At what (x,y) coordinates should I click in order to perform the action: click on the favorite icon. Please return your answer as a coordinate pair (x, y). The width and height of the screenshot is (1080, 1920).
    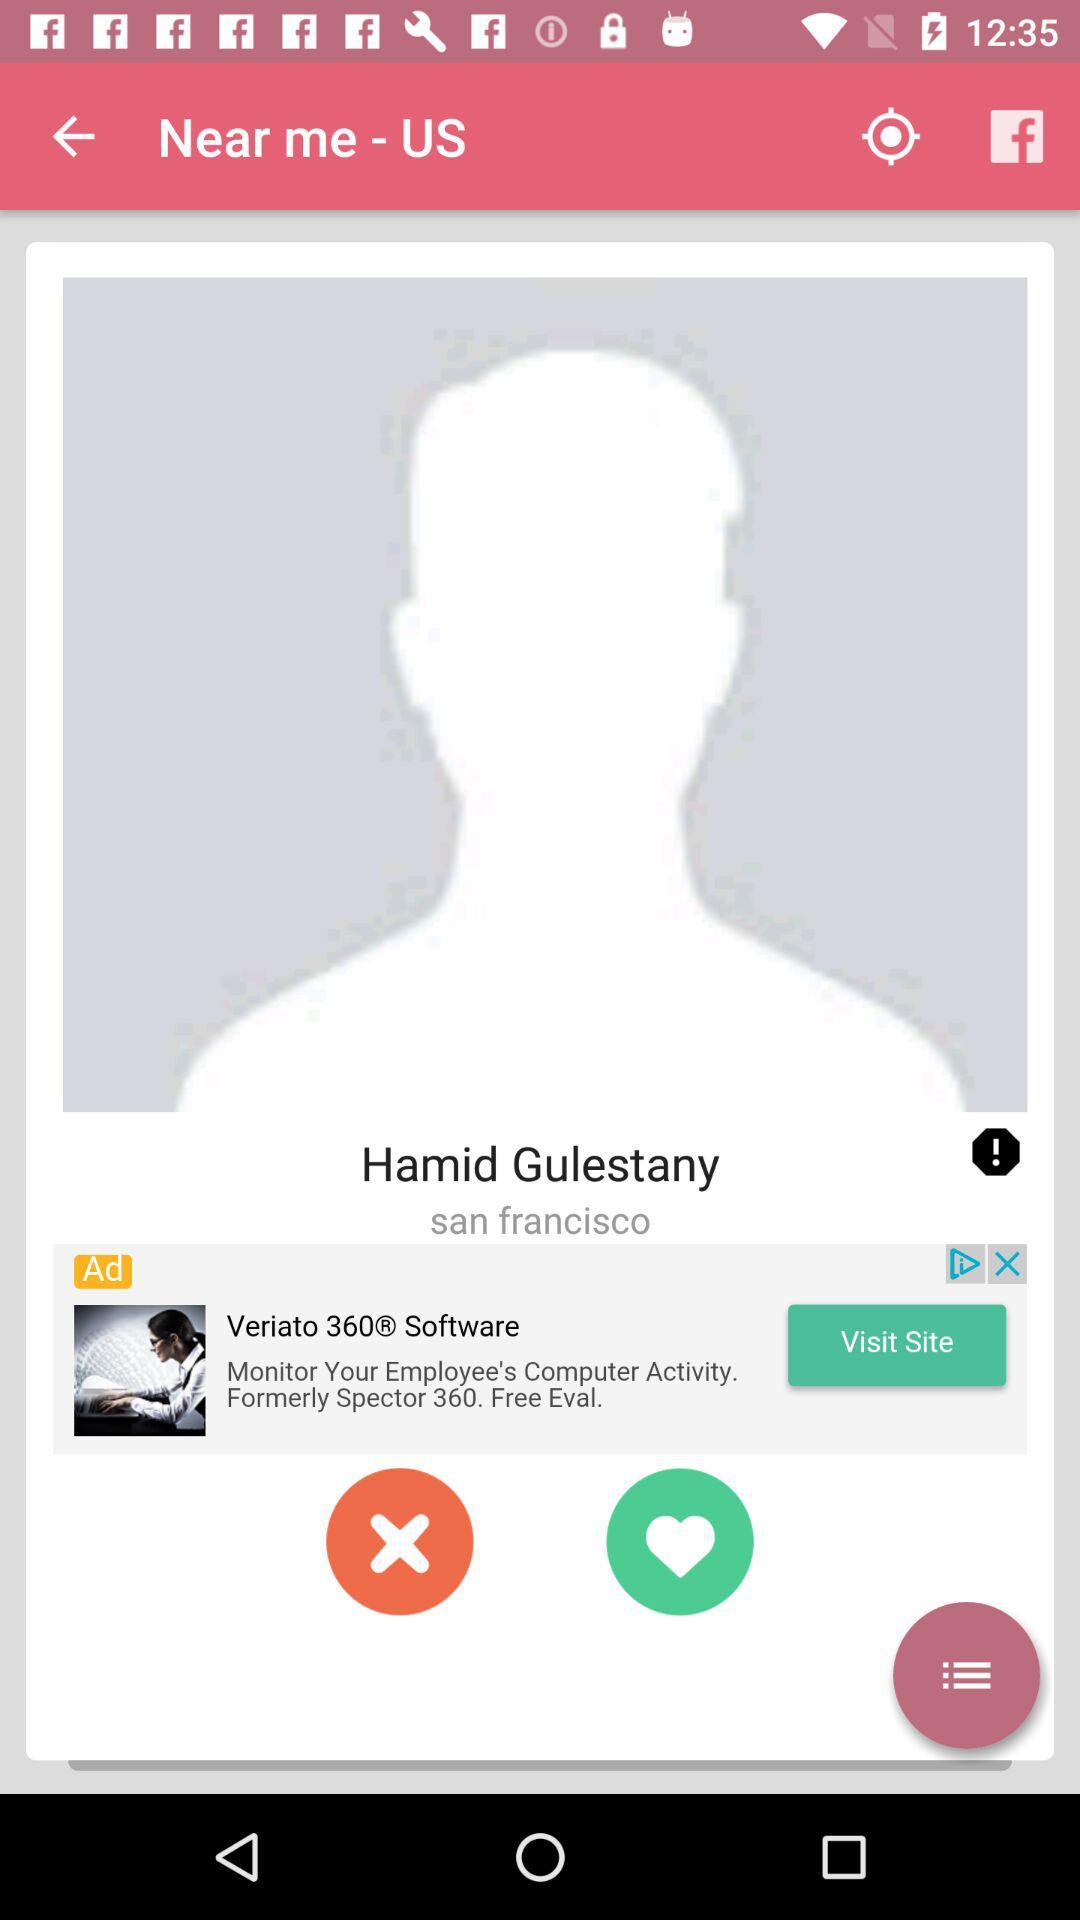
    Looking at the image, I should click on (678, 1540).